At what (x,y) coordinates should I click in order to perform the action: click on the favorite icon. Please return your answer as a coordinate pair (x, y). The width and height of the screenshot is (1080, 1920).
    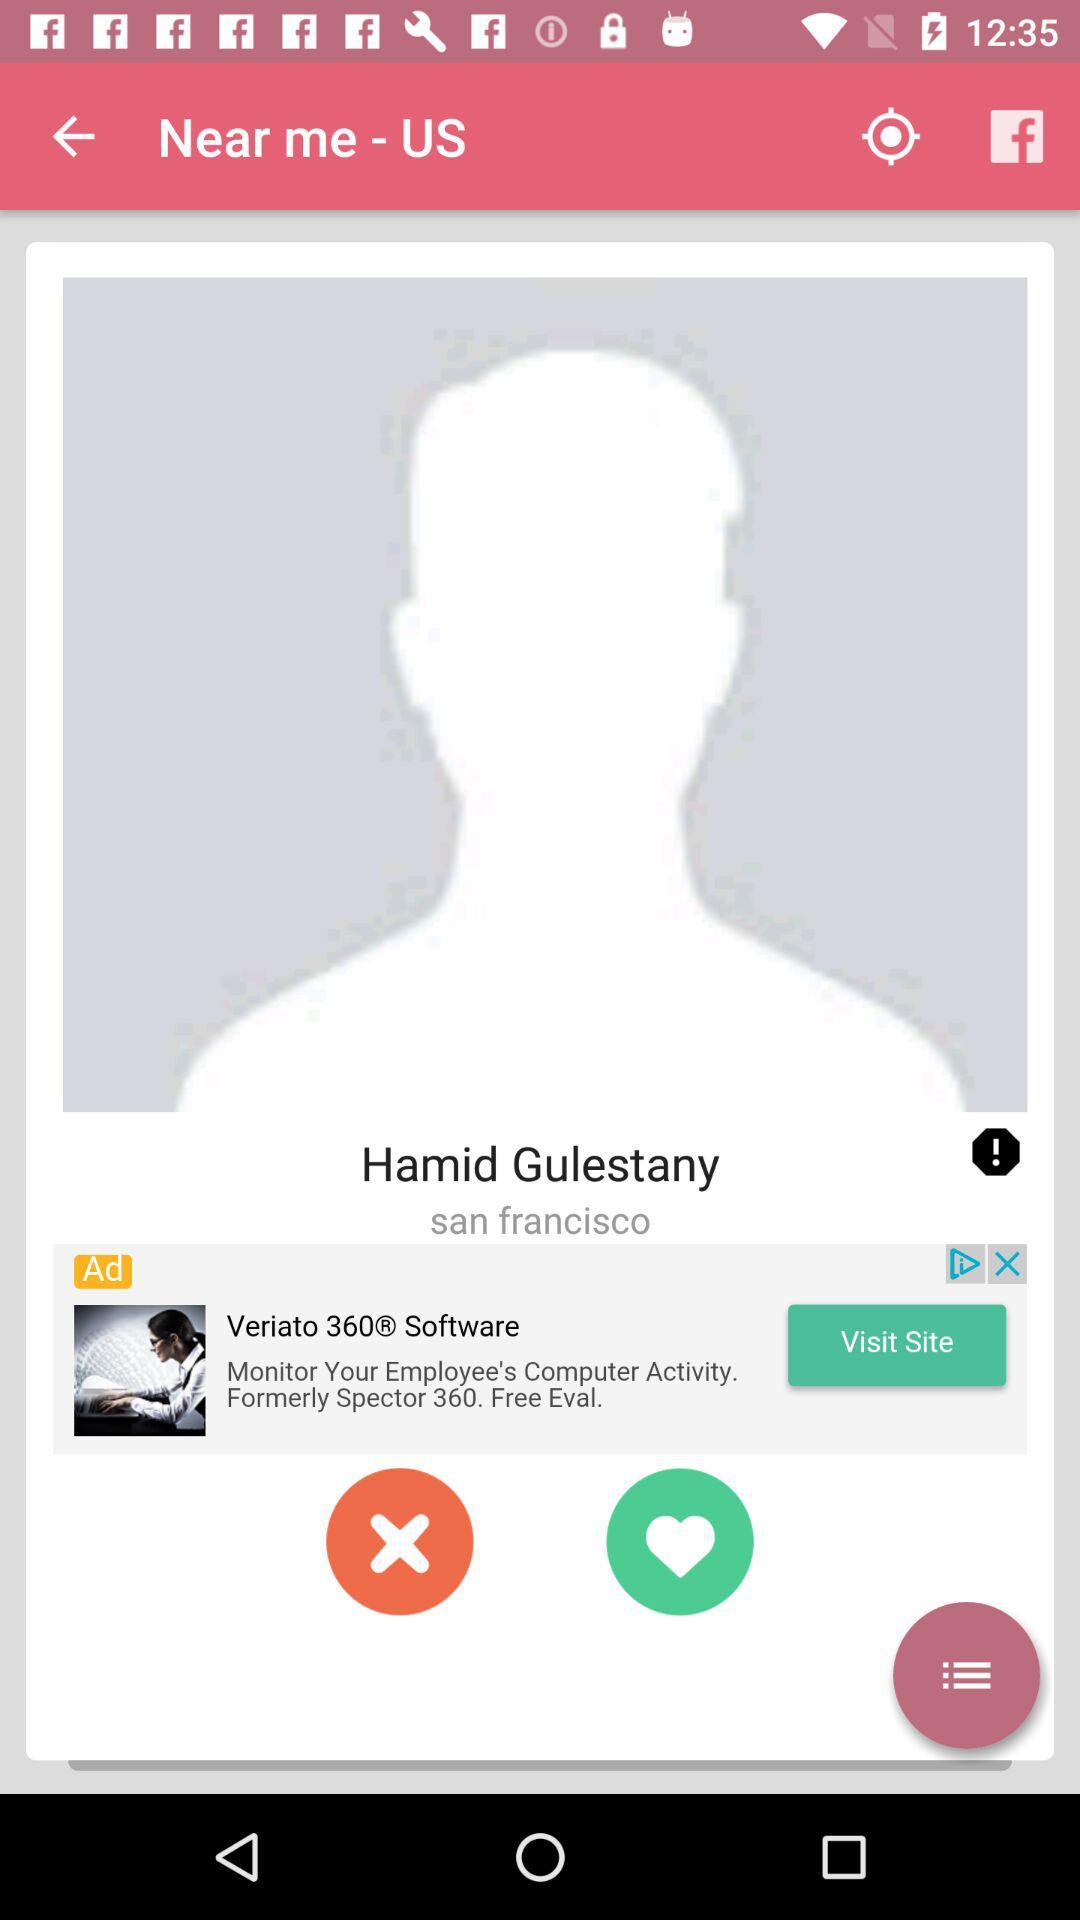
    Looking at the image, I should click on (678, 1540).